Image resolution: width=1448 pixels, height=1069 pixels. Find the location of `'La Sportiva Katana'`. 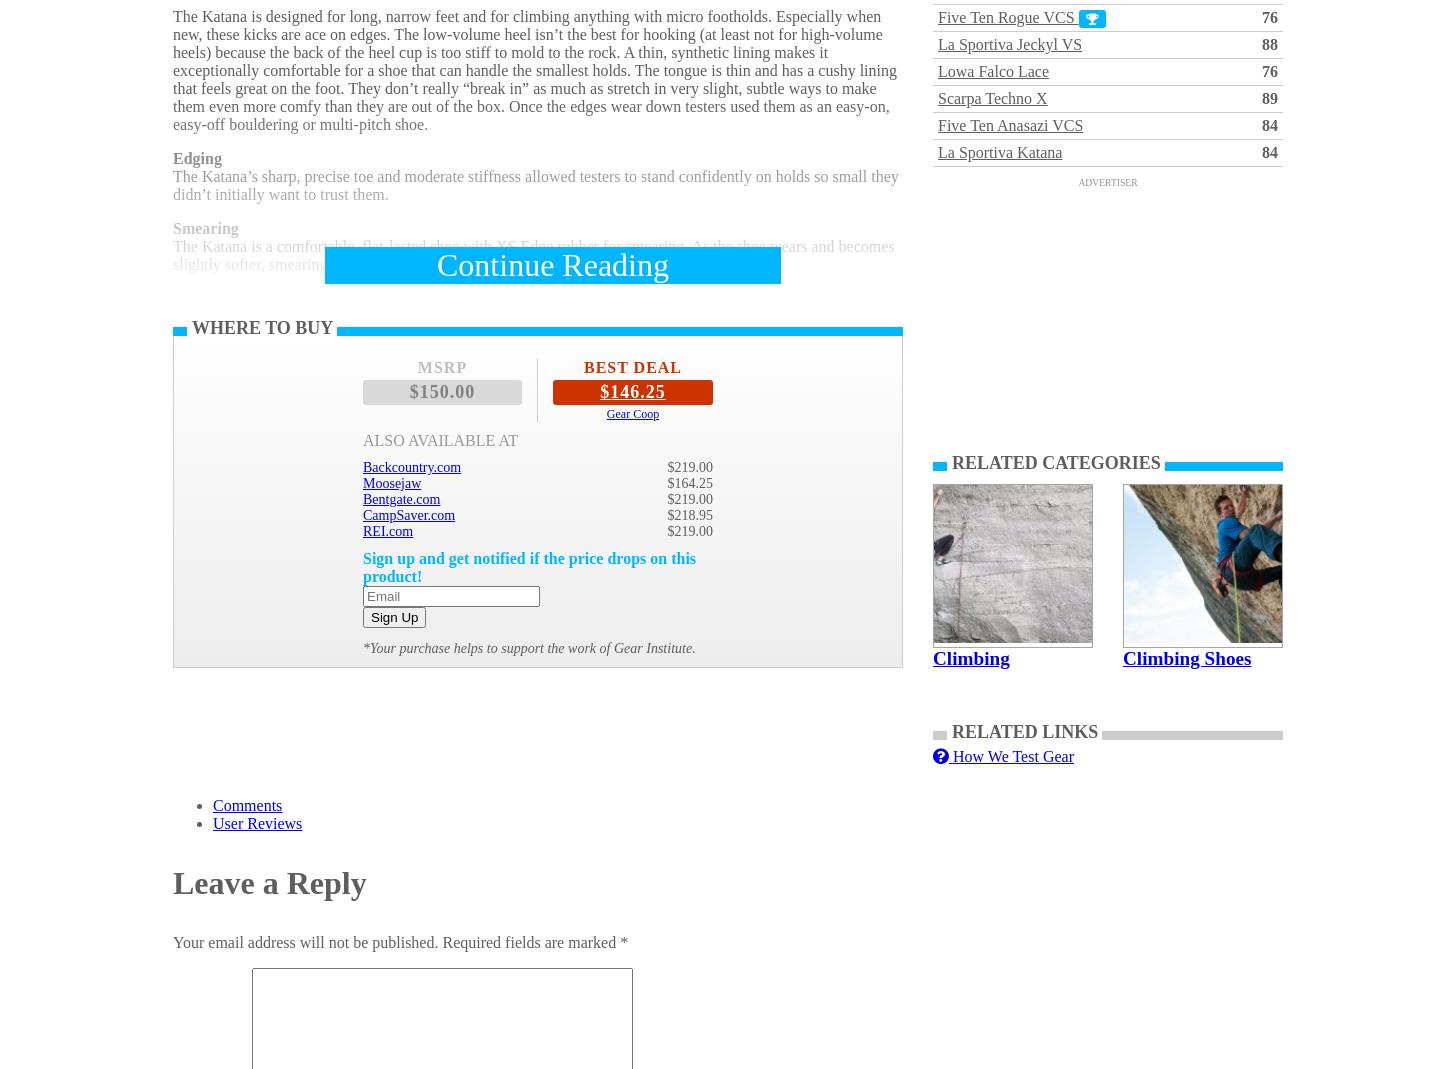

'La Sportiva Katana' is located at coordinates (998, 152).